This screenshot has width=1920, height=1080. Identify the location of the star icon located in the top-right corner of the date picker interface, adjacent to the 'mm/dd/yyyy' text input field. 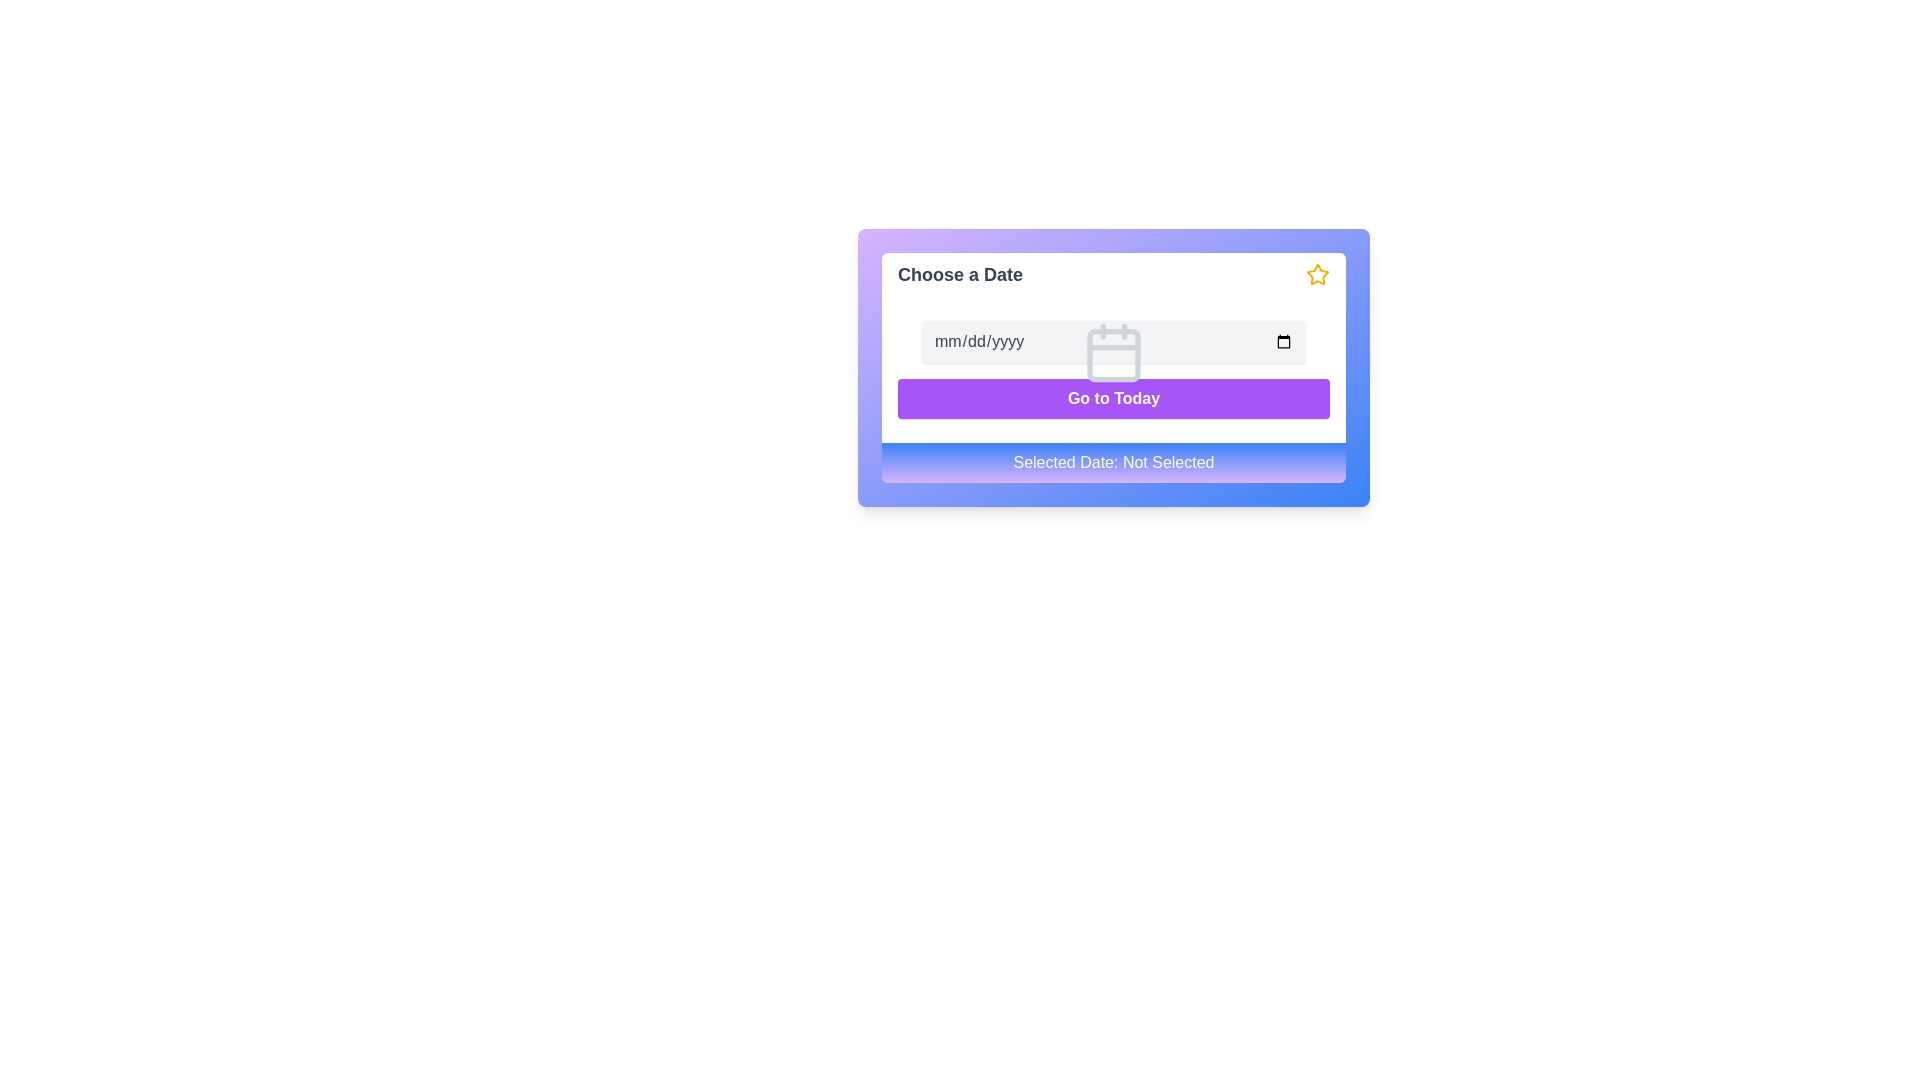
(1318, 274).